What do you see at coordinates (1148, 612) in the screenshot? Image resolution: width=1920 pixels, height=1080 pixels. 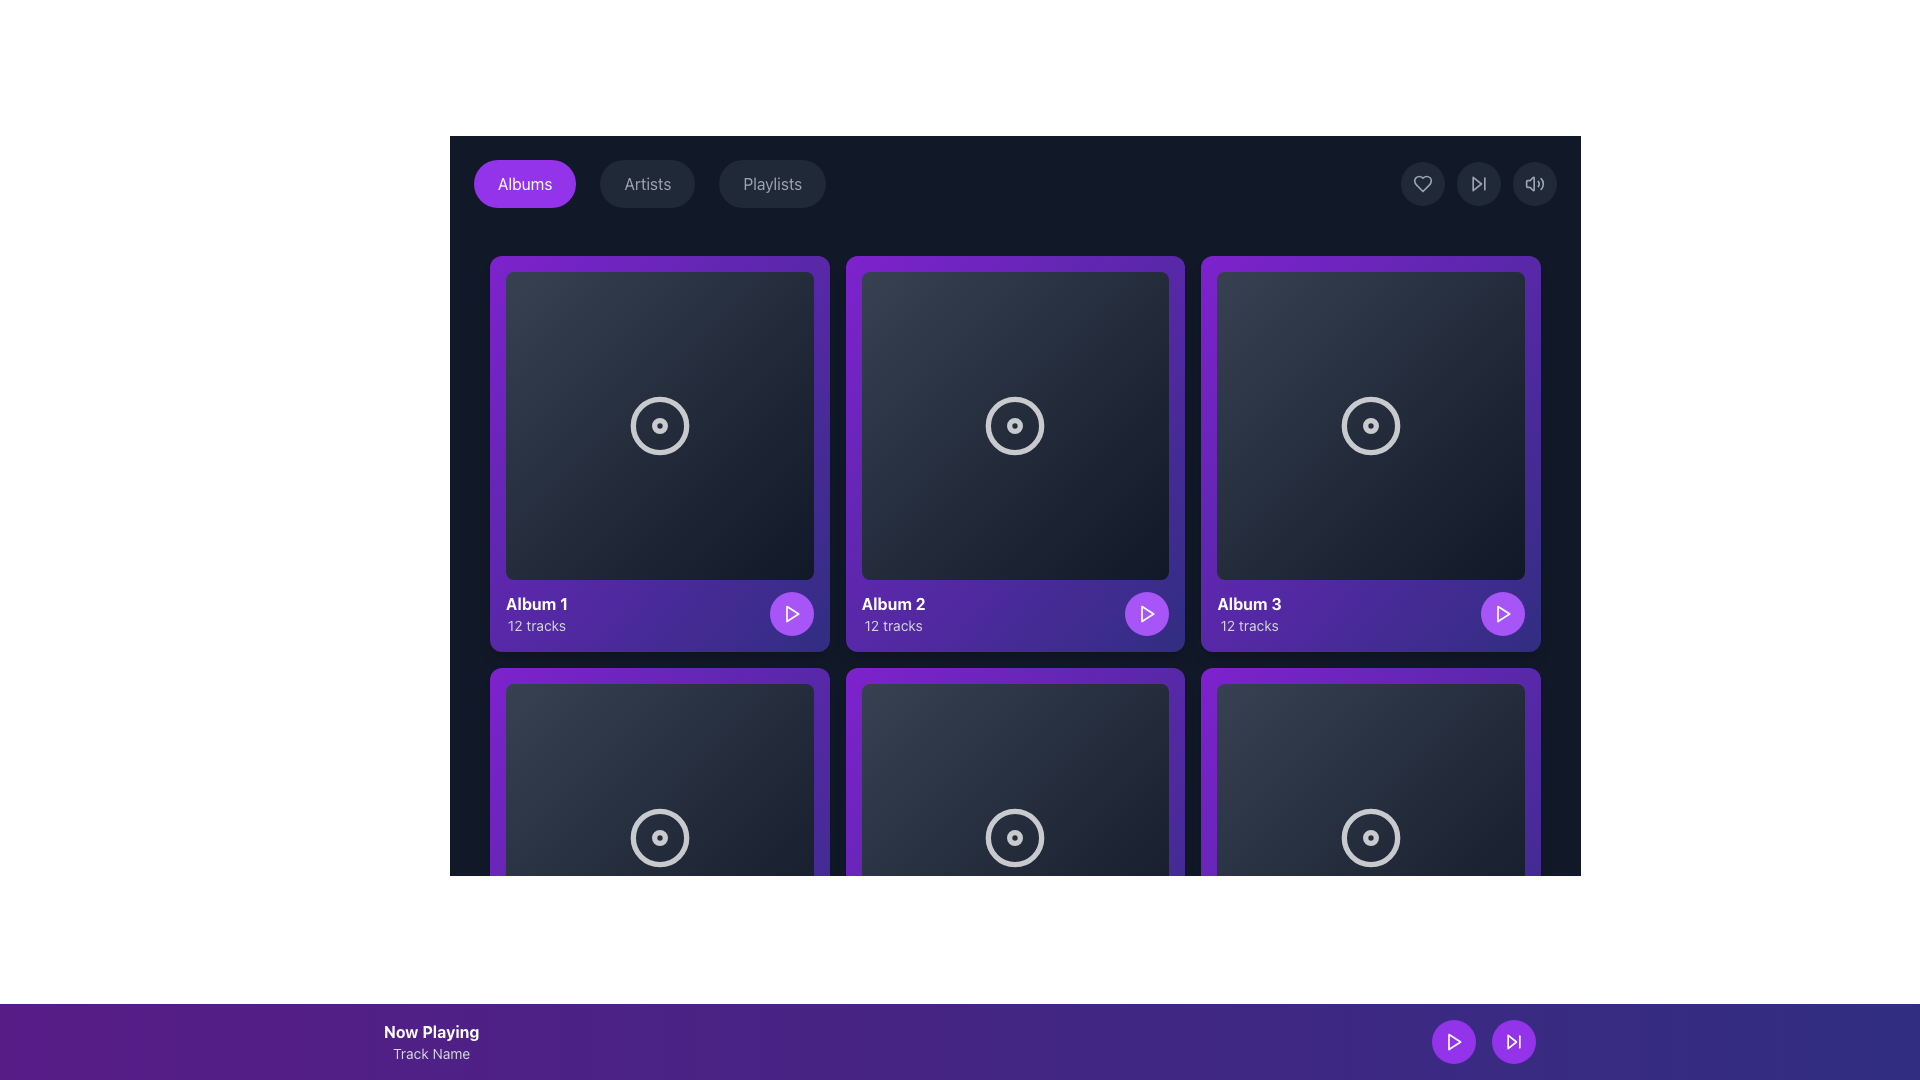 I see `the Play Icon for 'Album 2' to provide visual feedback before initiating playback` at bounding box center [1148, 612].